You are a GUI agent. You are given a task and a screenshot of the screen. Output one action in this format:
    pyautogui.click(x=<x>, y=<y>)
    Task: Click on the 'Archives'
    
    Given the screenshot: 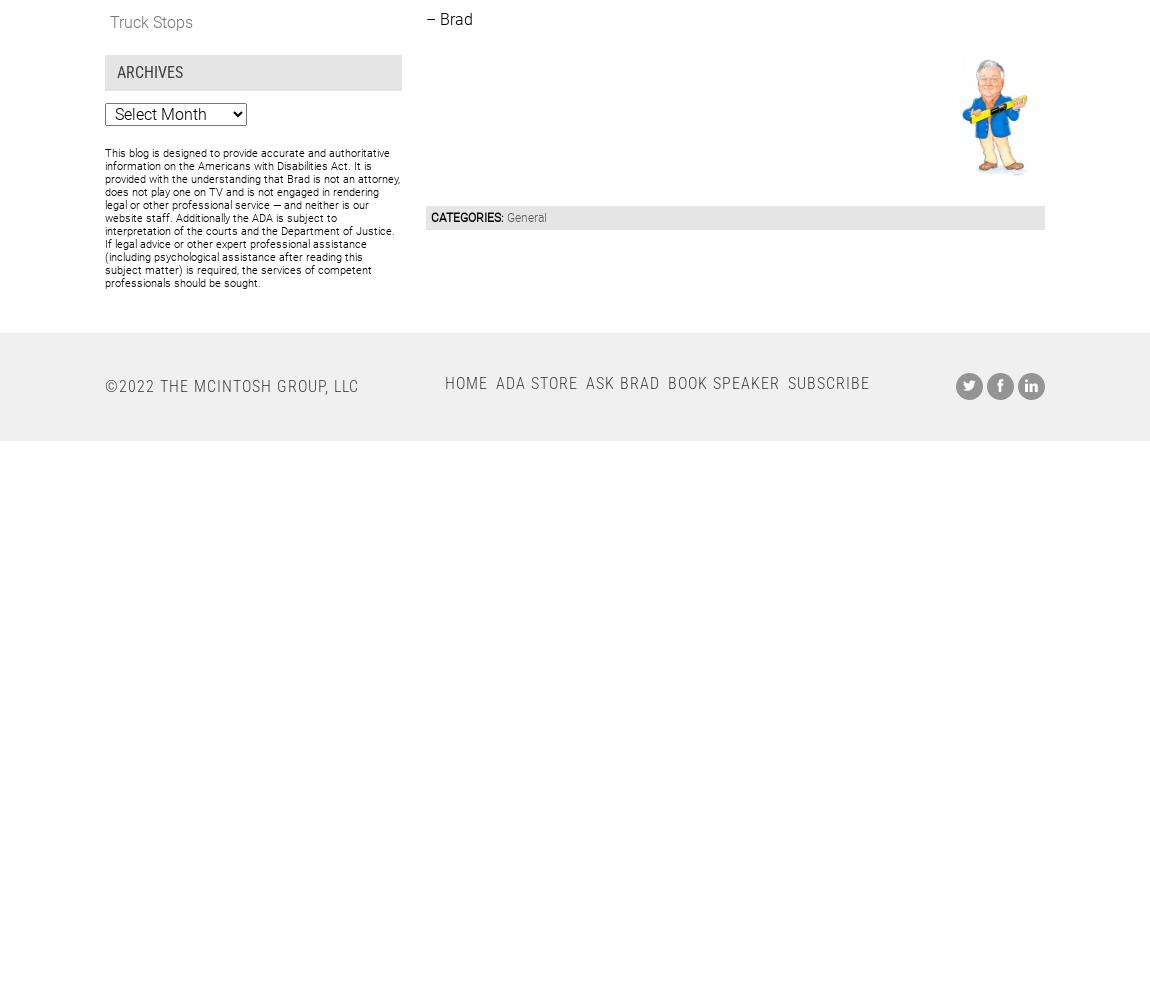 What is the action you would take?
    pyautogui.click(x=148, y=70)
    